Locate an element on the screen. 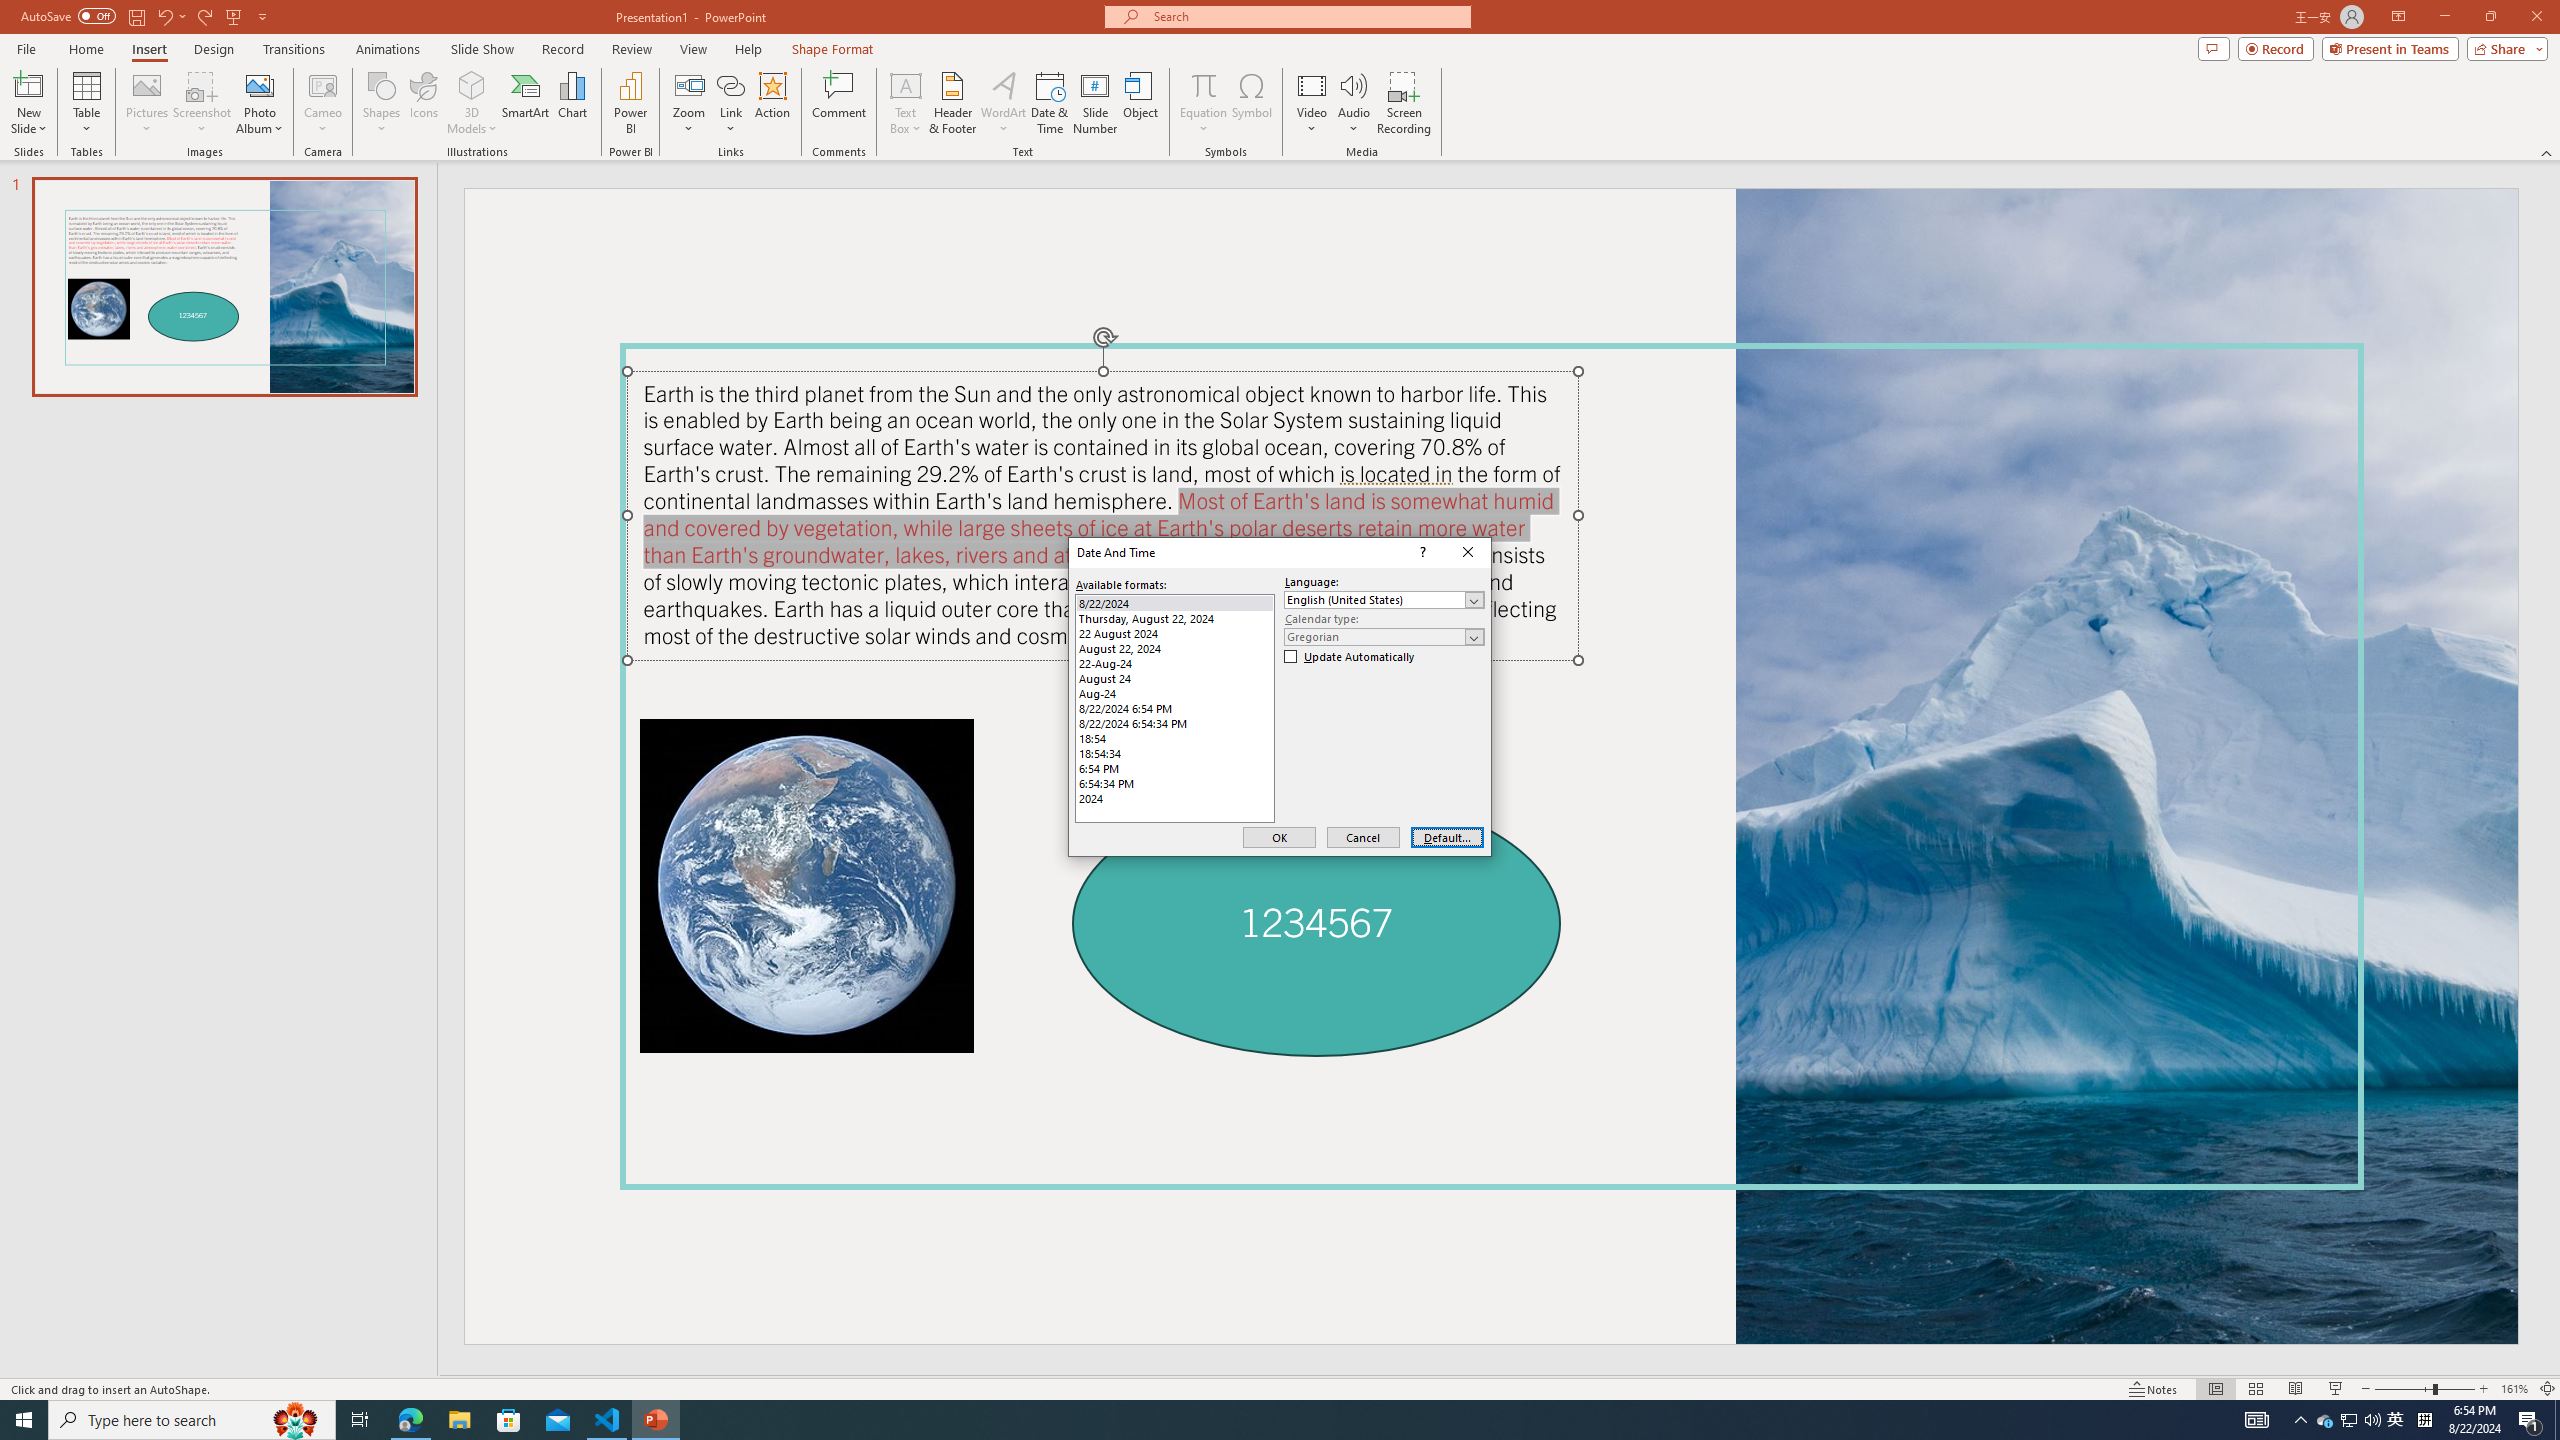 This screenshot has width=2560, height=1440. 'User Promoted Notification Area' is located at coordinates (2349, 1418).